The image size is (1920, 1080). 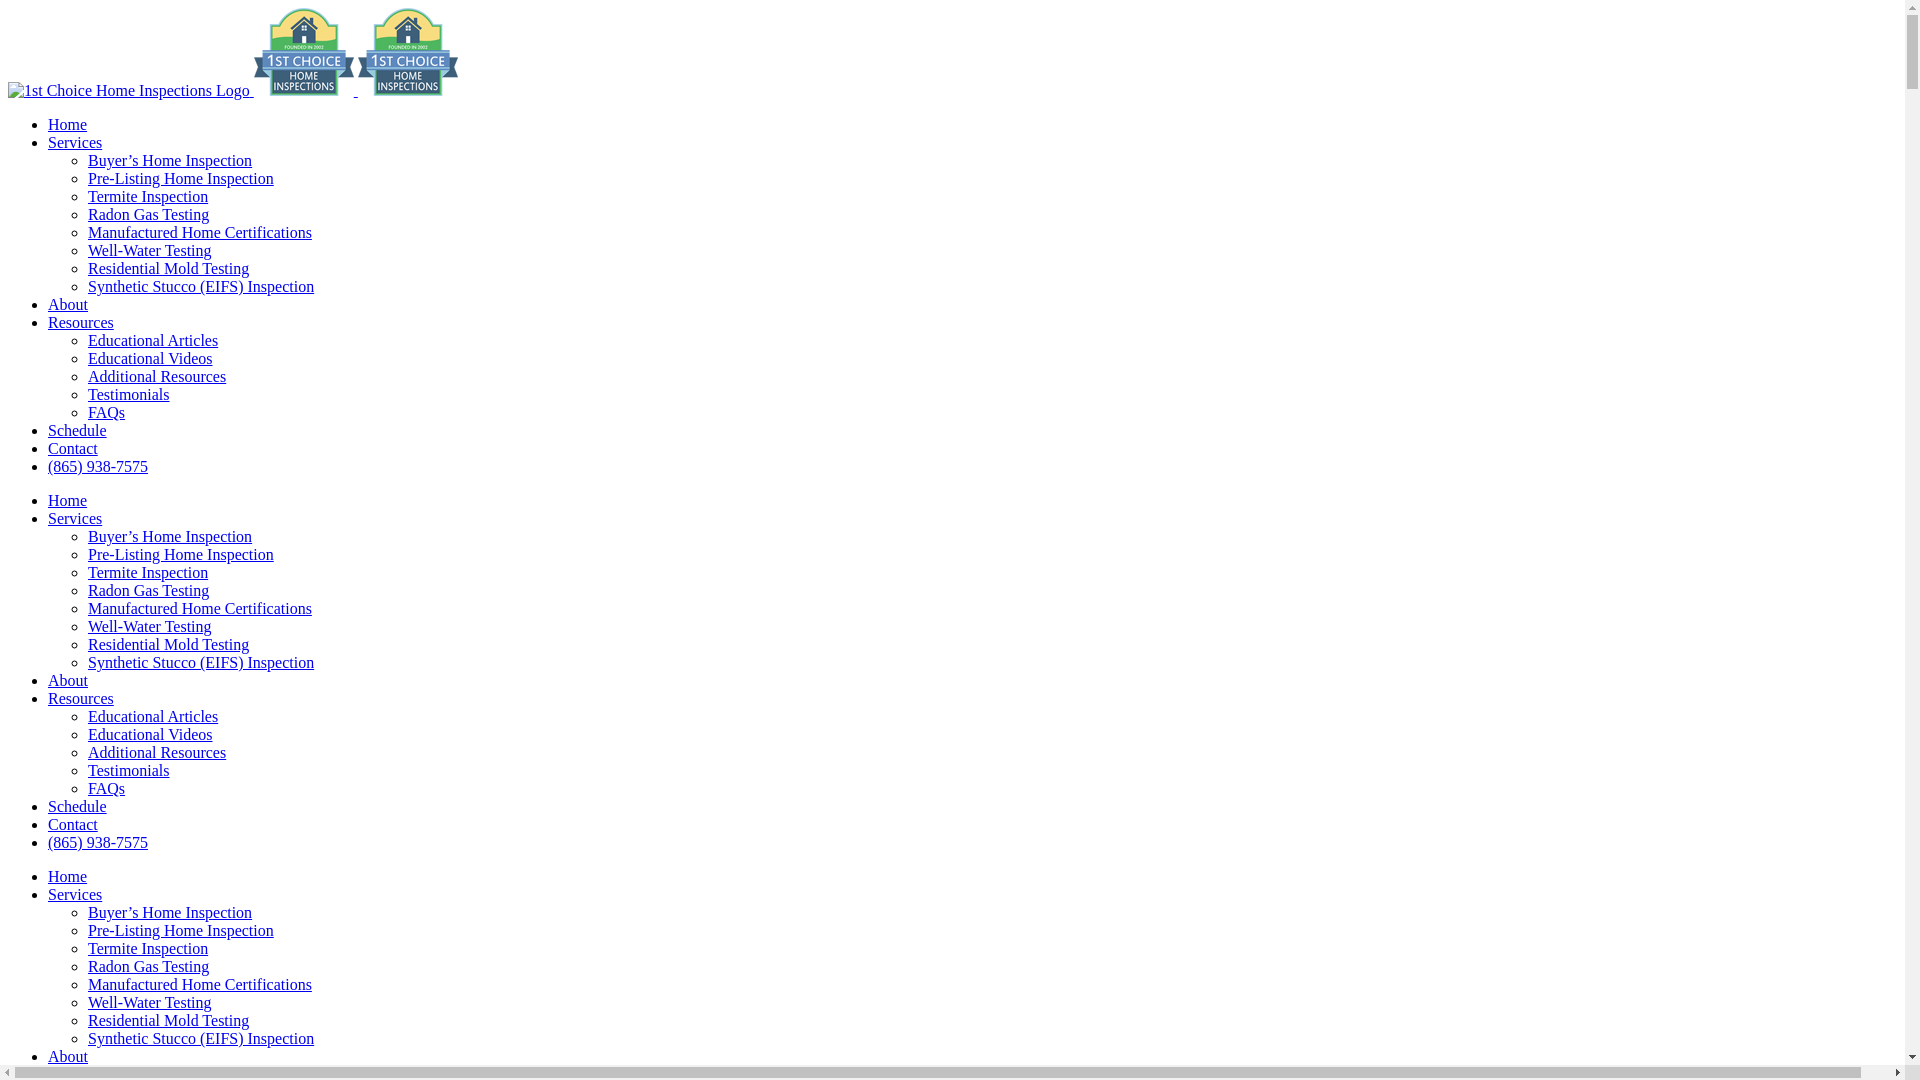 I want to click on 'Pre-Listing Home Inspection', so click(x=181, y=930).